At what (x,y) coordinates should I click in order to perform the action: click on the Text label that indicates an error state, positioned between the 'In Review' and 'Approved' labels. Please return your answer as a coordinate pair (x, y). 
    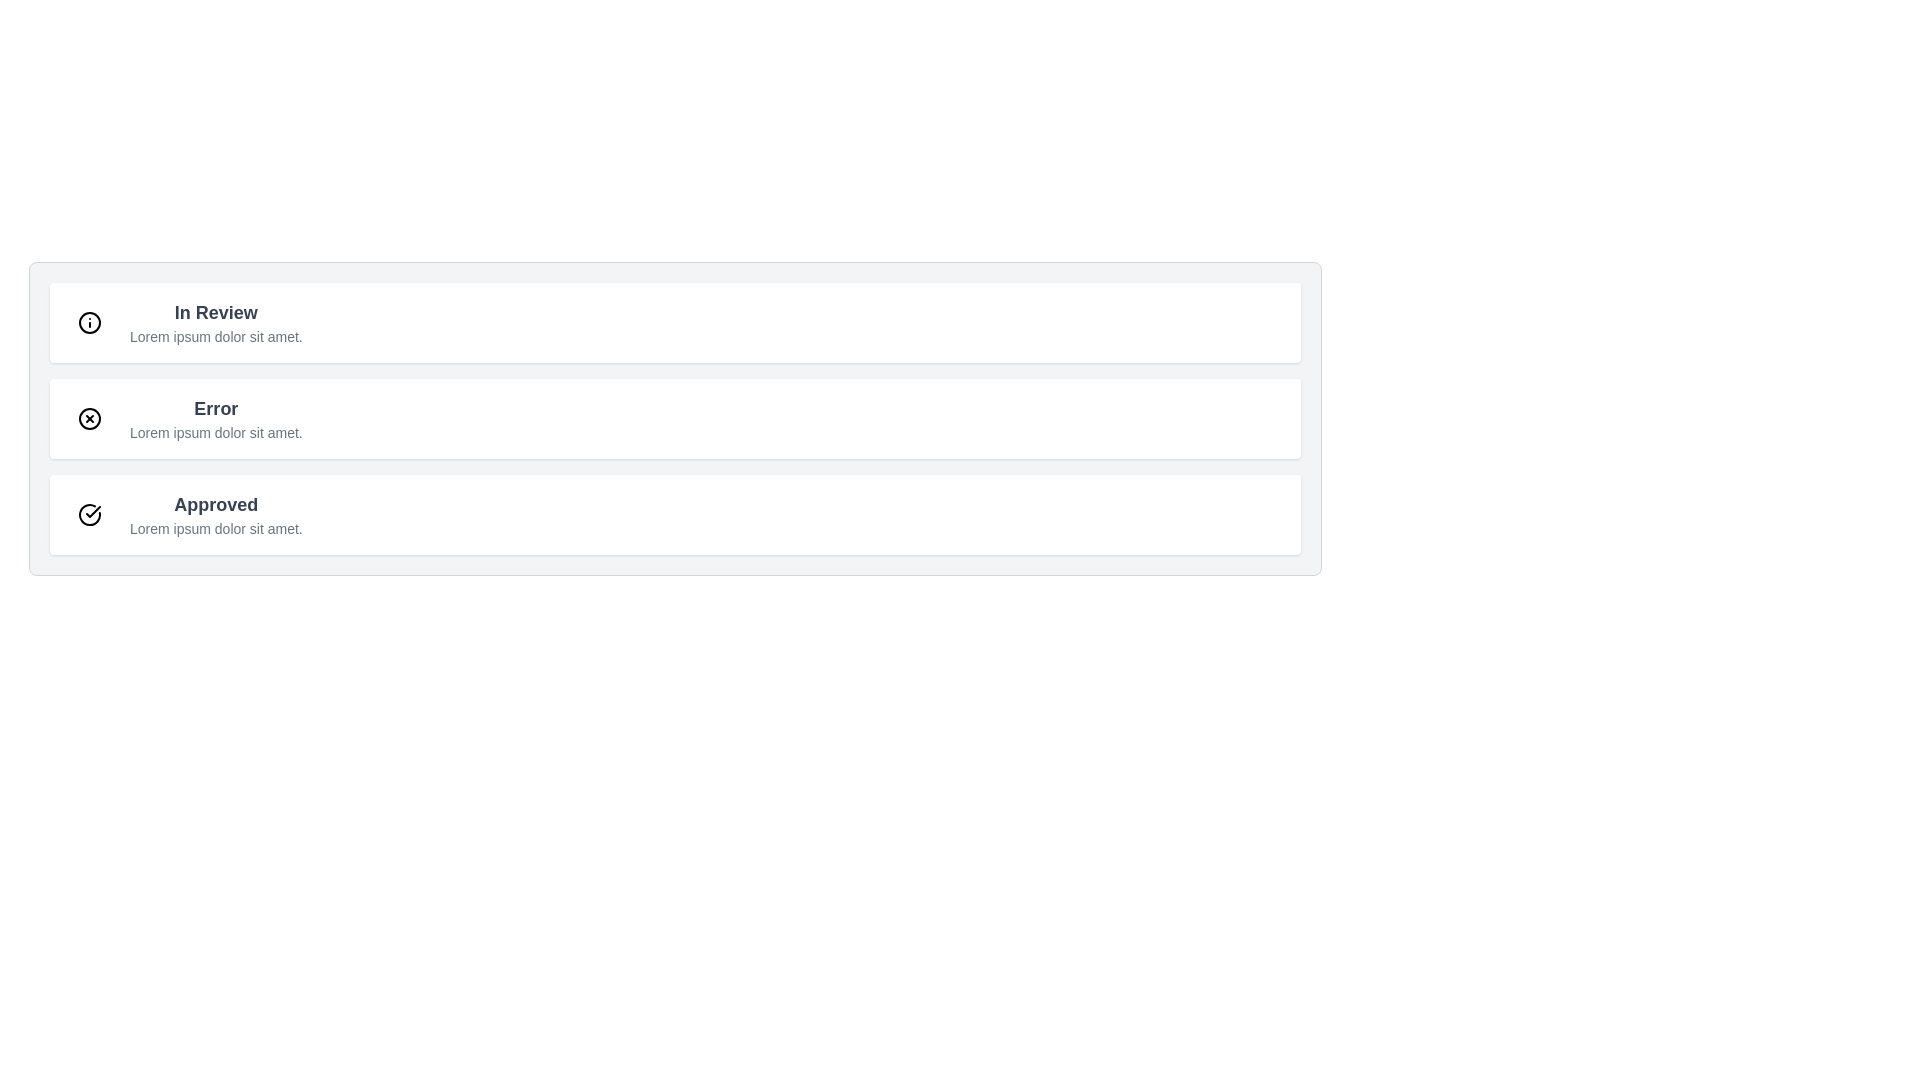
    Looking at the image, I should click on (216, 407).